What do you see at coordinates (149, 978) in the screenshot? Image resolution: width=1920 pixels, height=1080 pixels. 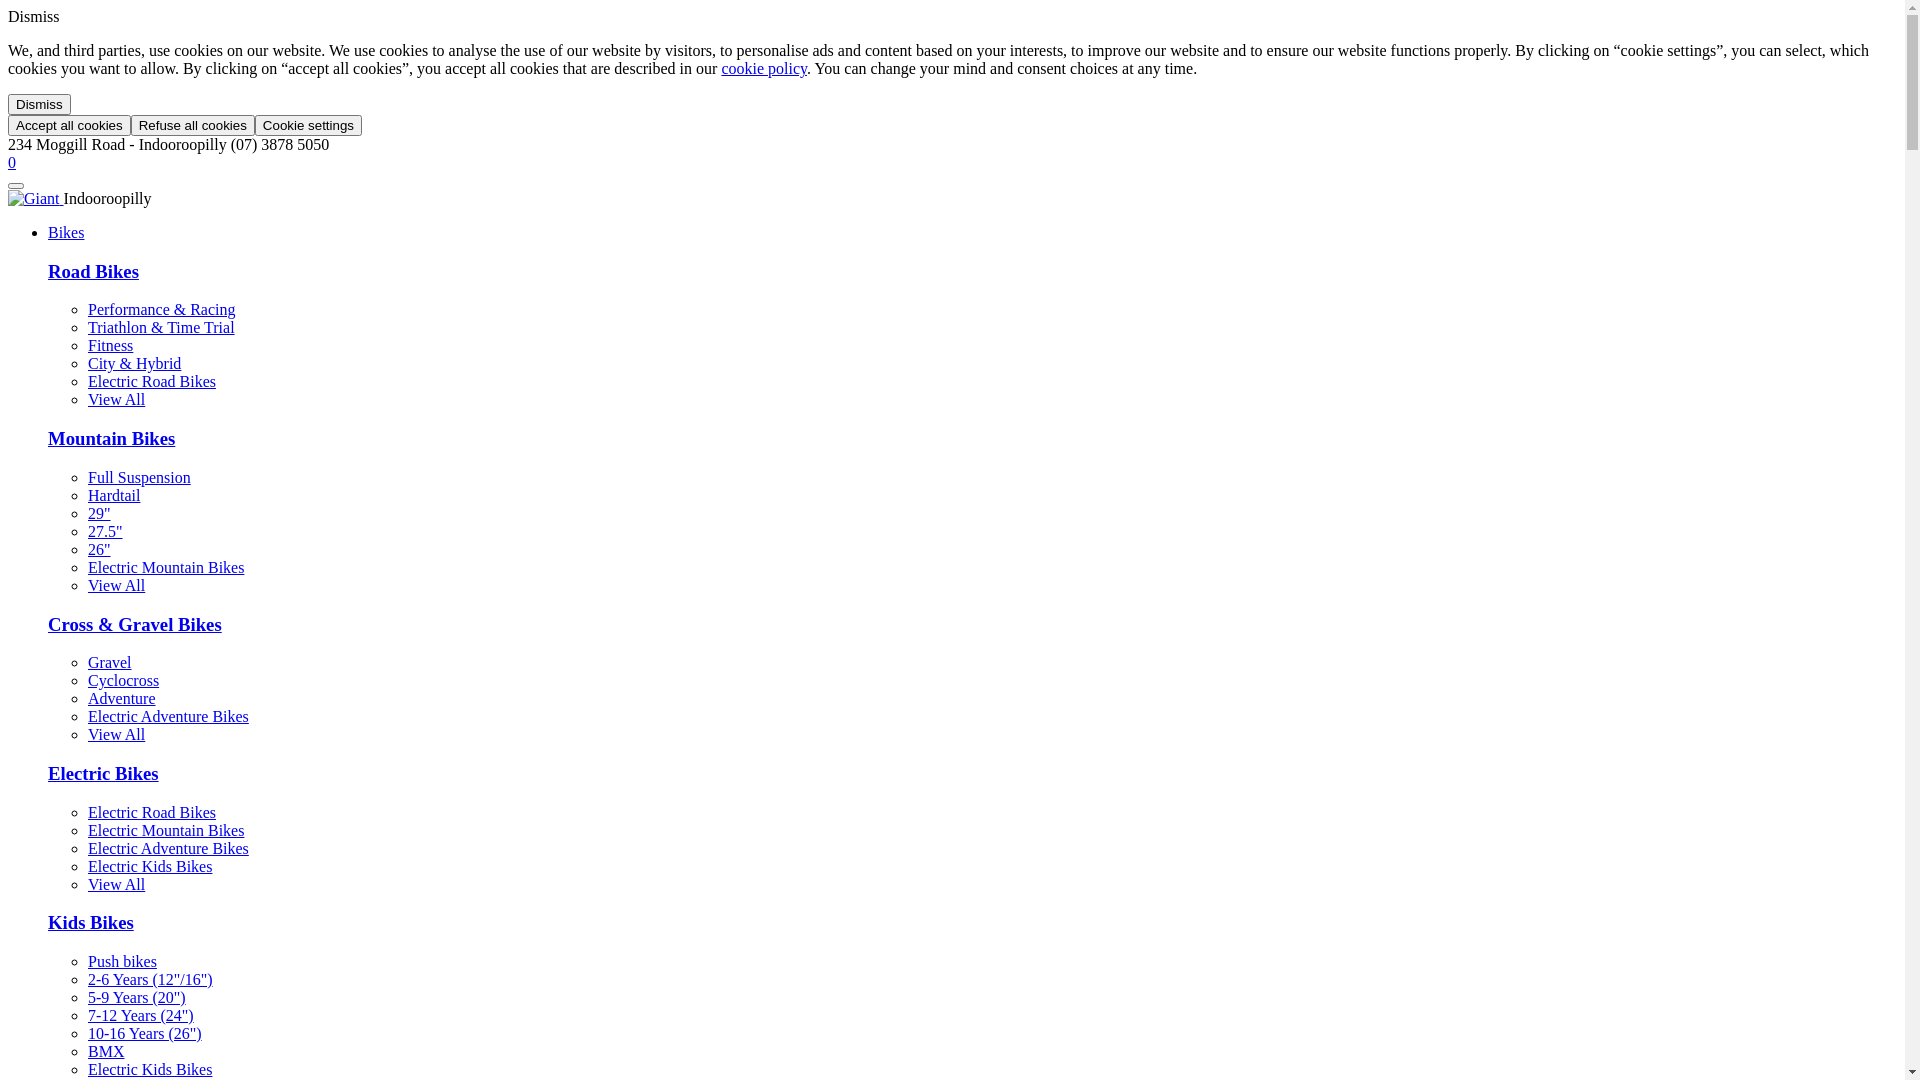 I see `'2-6 Years (12"/16")'` at bounding box center [149, 978].